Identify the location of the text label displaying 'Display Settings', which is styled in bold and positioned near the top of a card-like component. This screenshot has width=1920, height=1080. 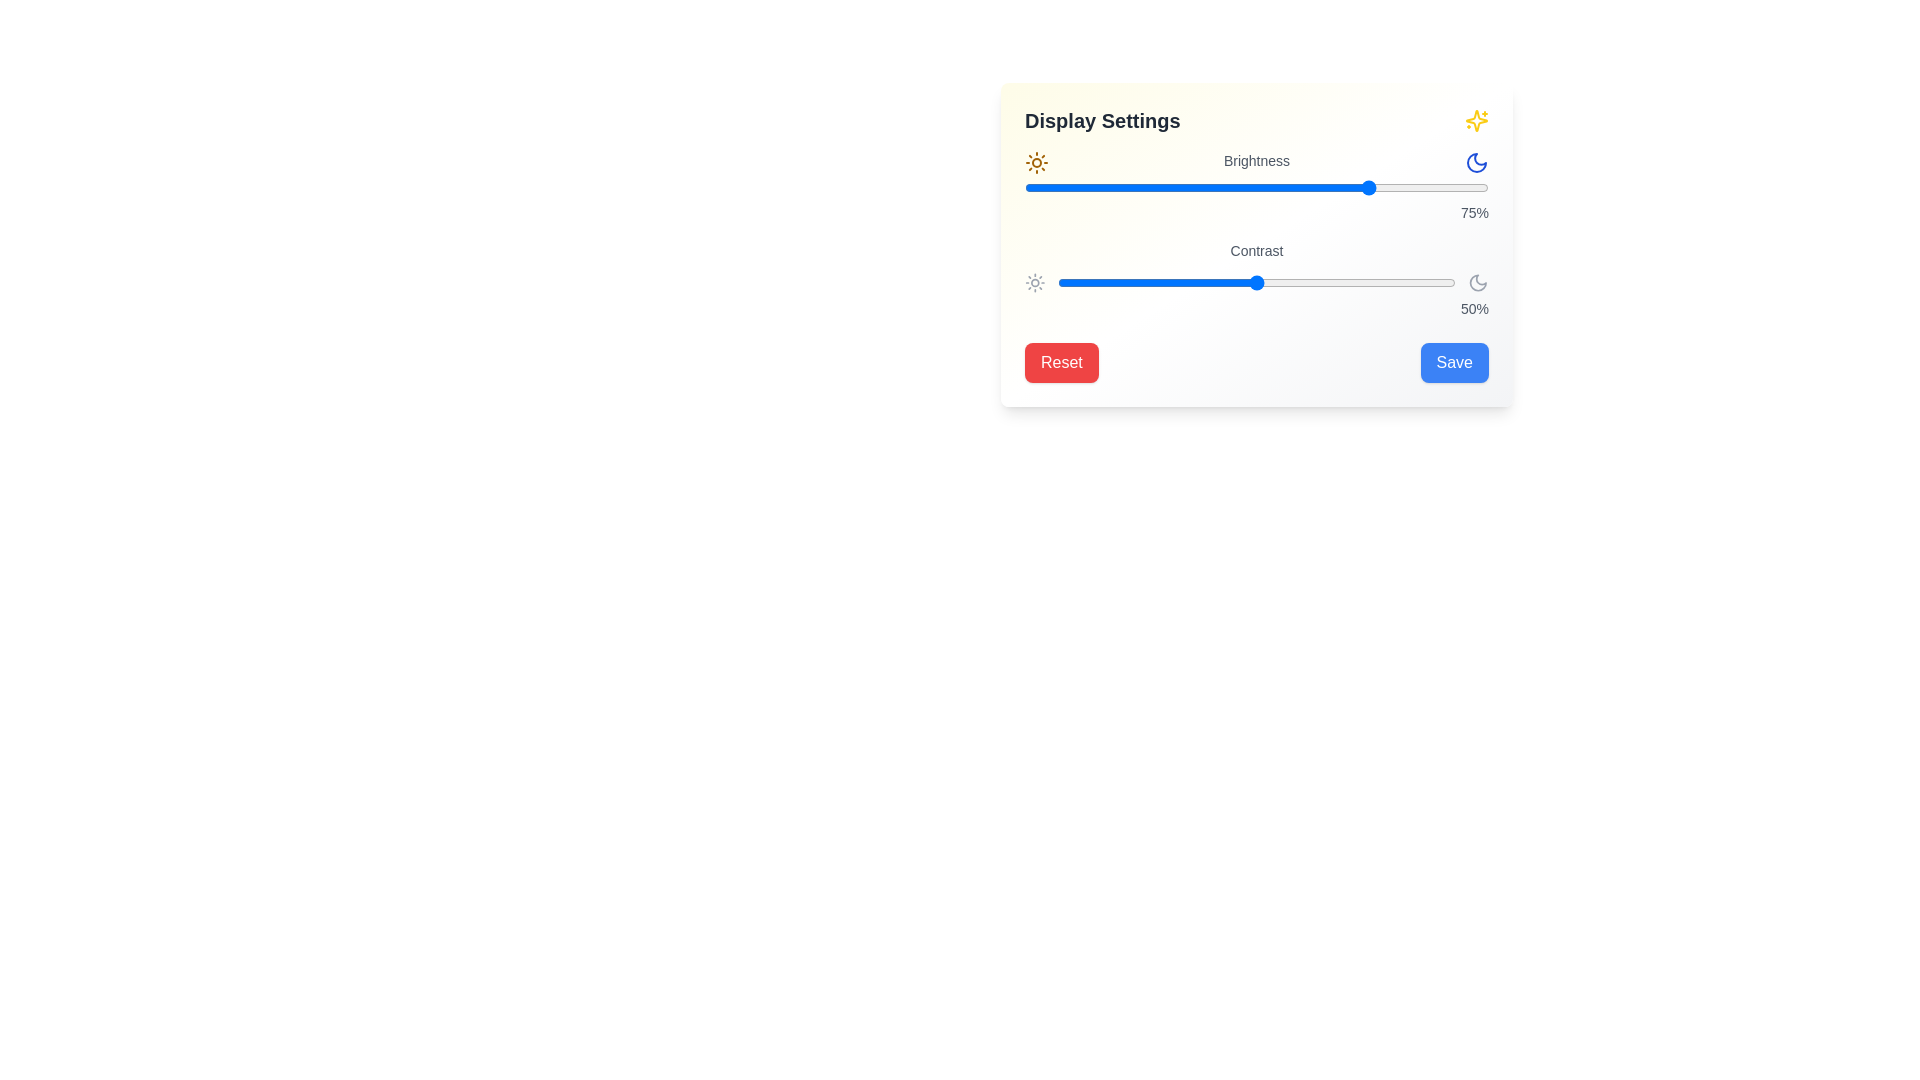
(1101, 120).